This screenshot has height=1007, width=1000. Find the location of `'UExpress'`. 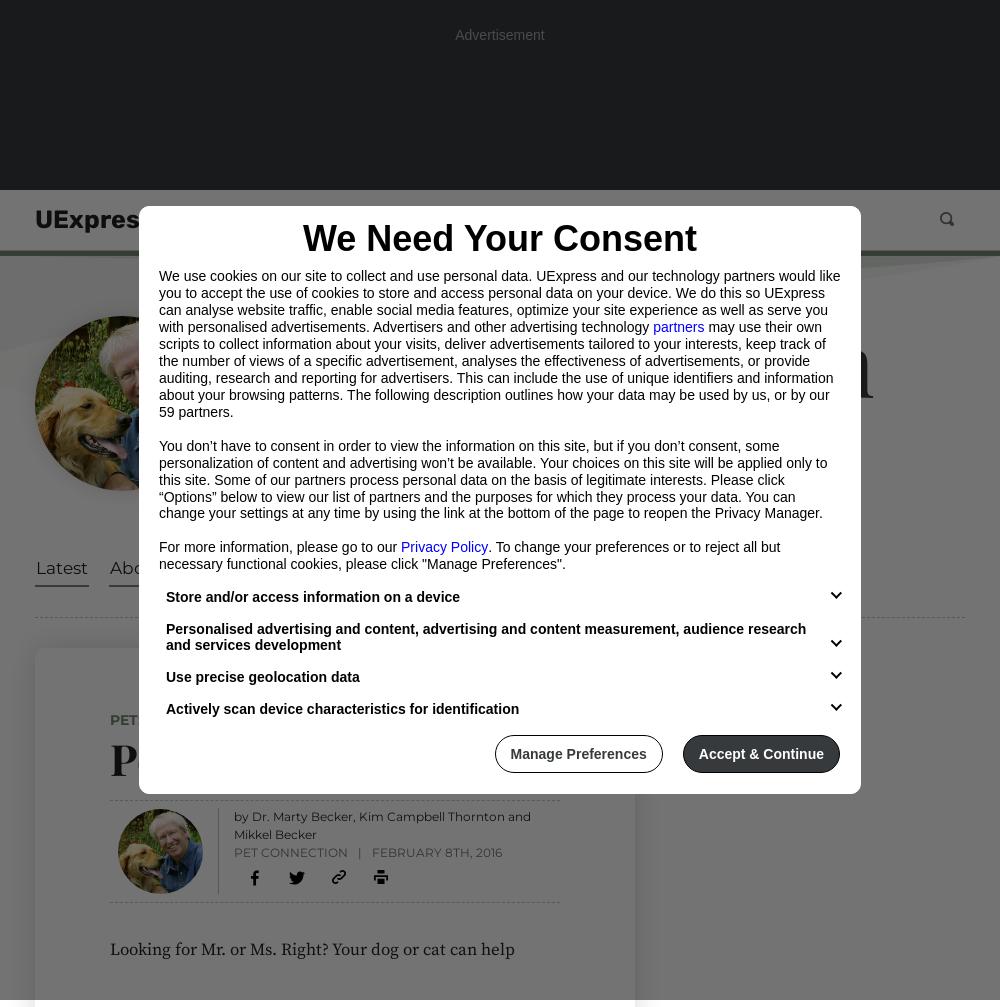

'UExpress' is located at coordinates (93, 219).